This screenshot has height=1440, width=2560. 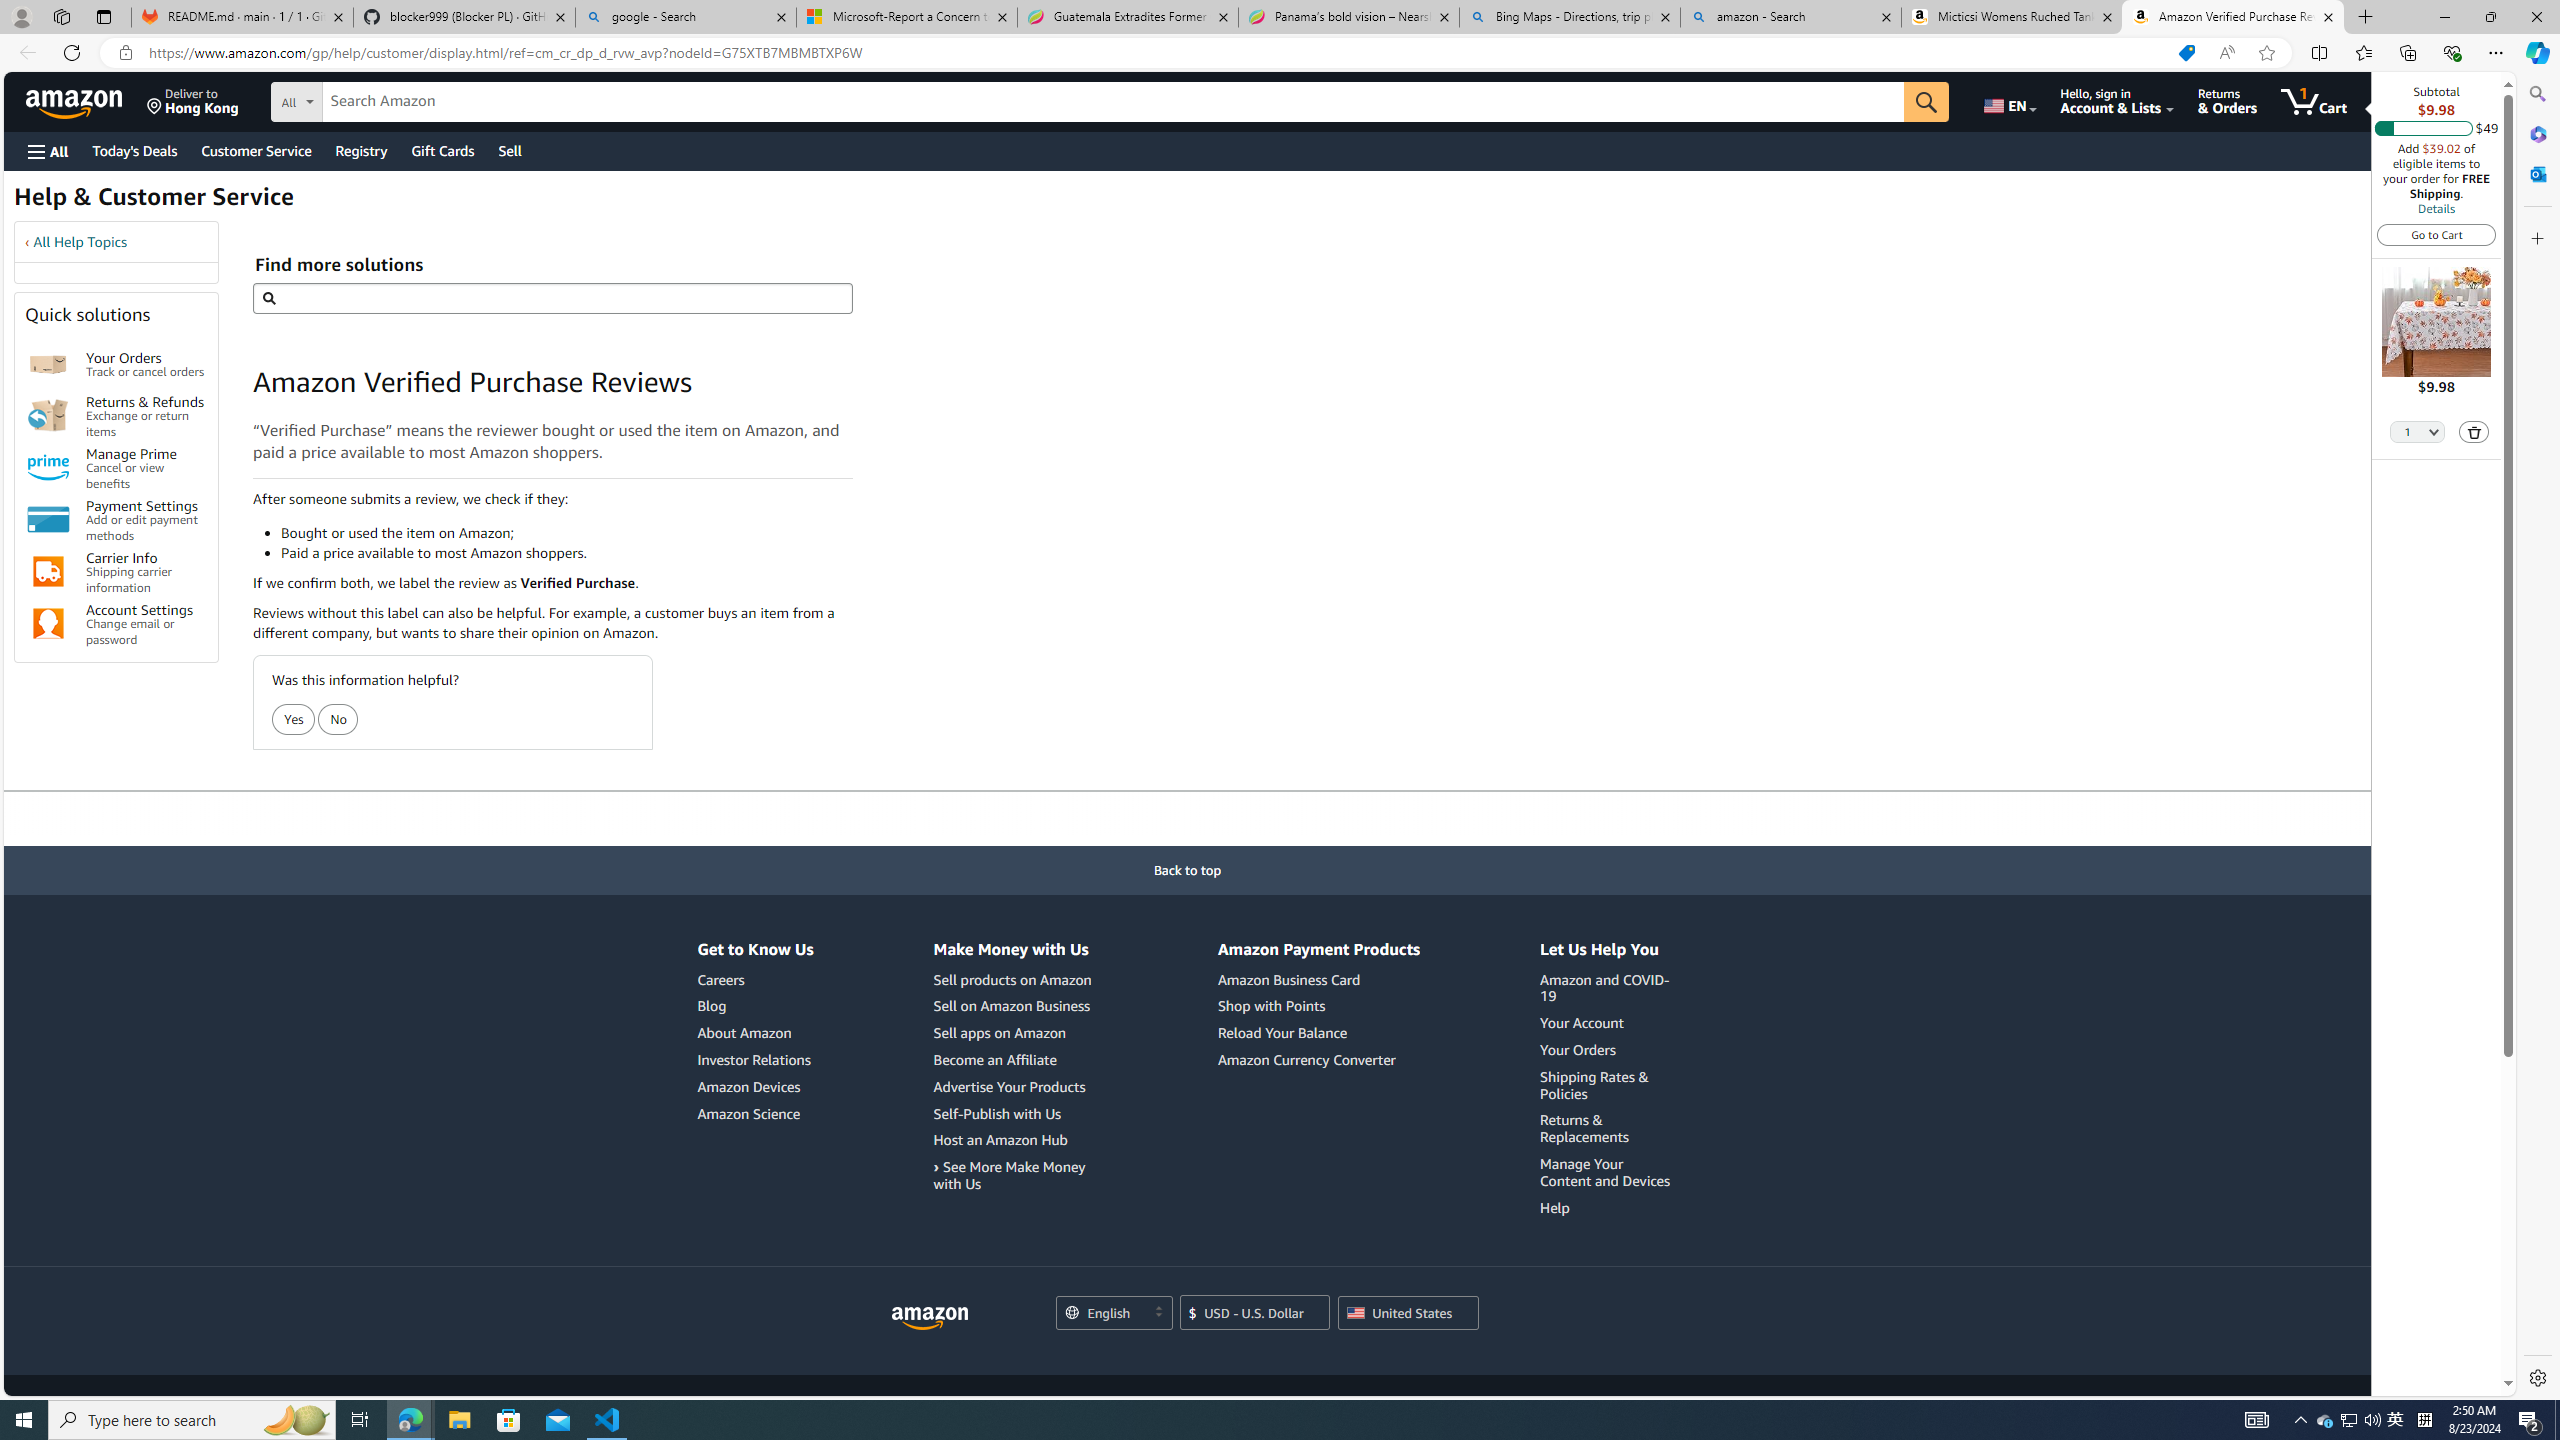 I want to click on 'Amazon Devices', so click(x=754, y=1087).